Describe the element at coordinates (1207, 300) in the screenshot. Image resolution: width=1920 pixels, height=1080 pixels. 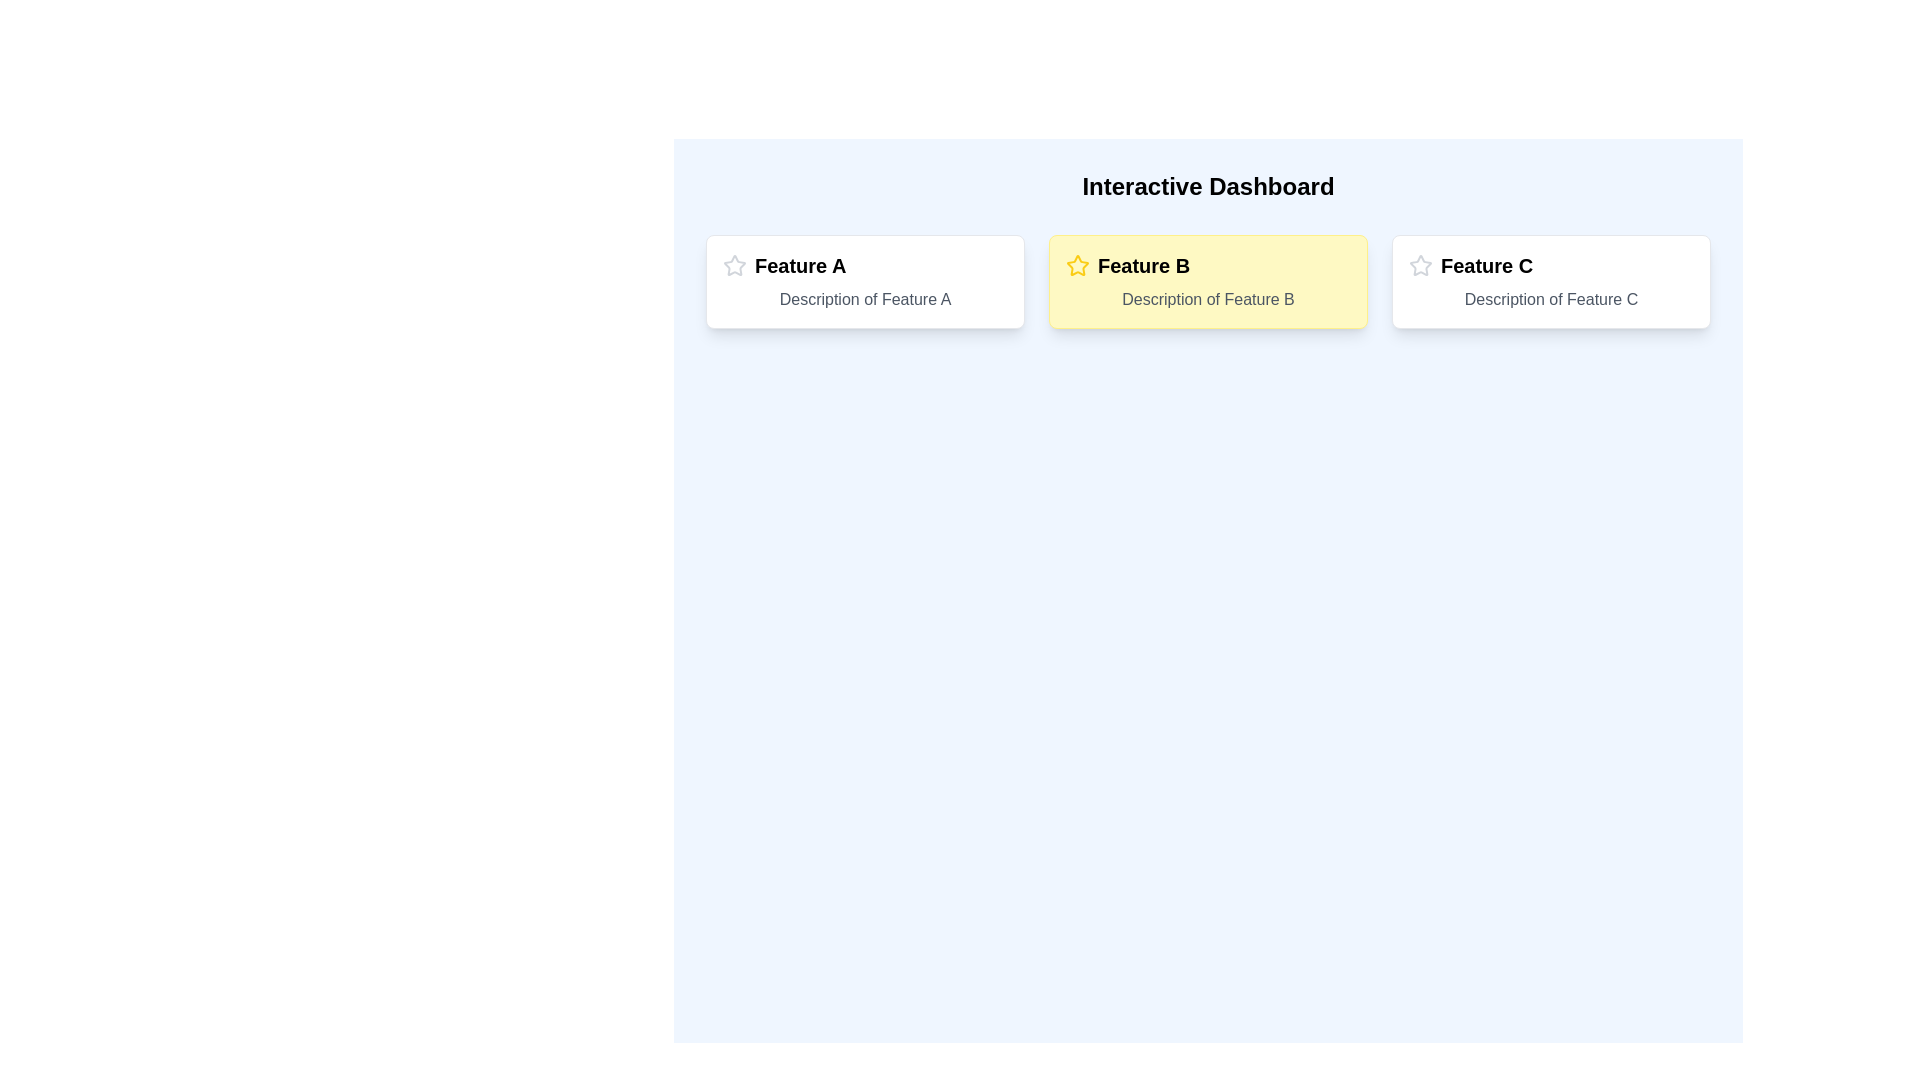
I see `the static text providing information about 'Feature B', located beneath the heading 'Feature B' and to the right of a star icon in the second feature card` at that location.